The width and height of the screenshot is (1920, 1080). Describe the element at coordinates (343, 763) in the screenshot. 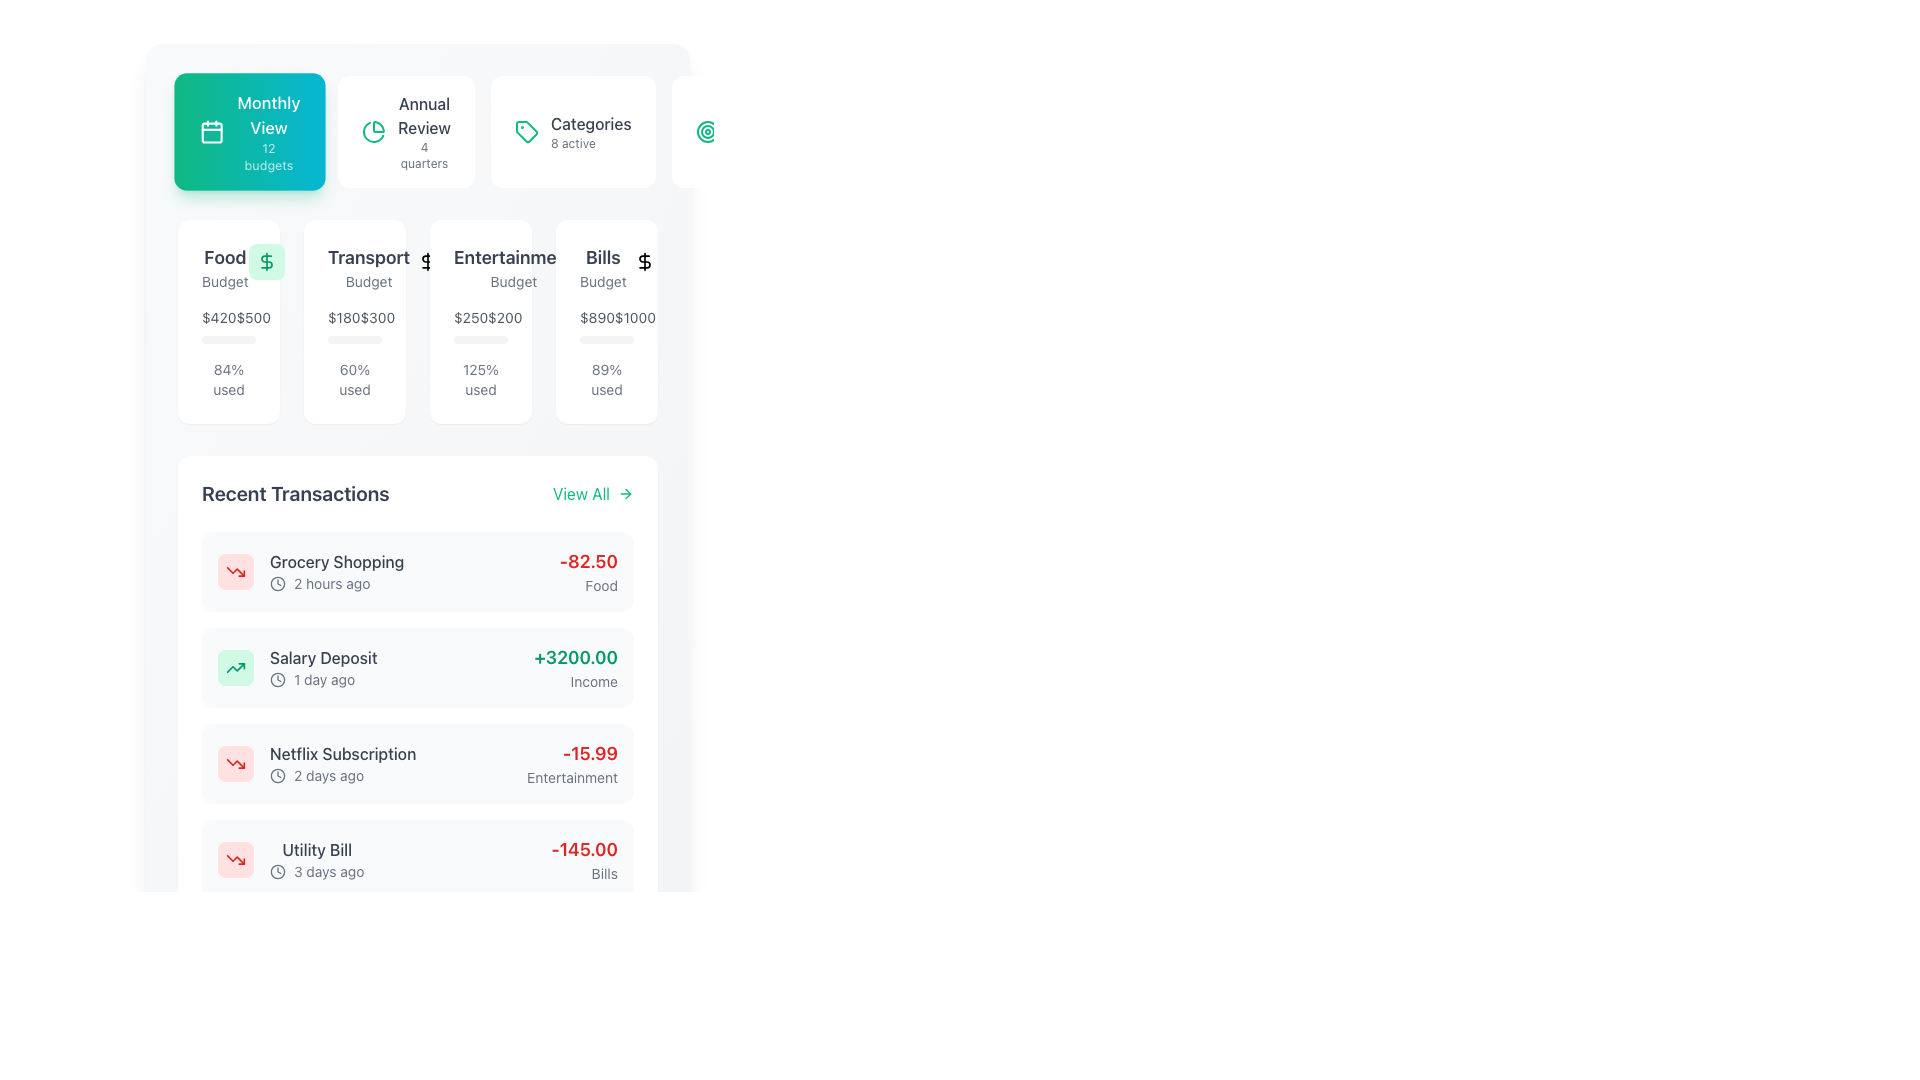

I see `text from the third transaction entry in the 'Recent Transactions' section, which displays the name of the service, the time since it was registered, and an associated category or type` at that location.